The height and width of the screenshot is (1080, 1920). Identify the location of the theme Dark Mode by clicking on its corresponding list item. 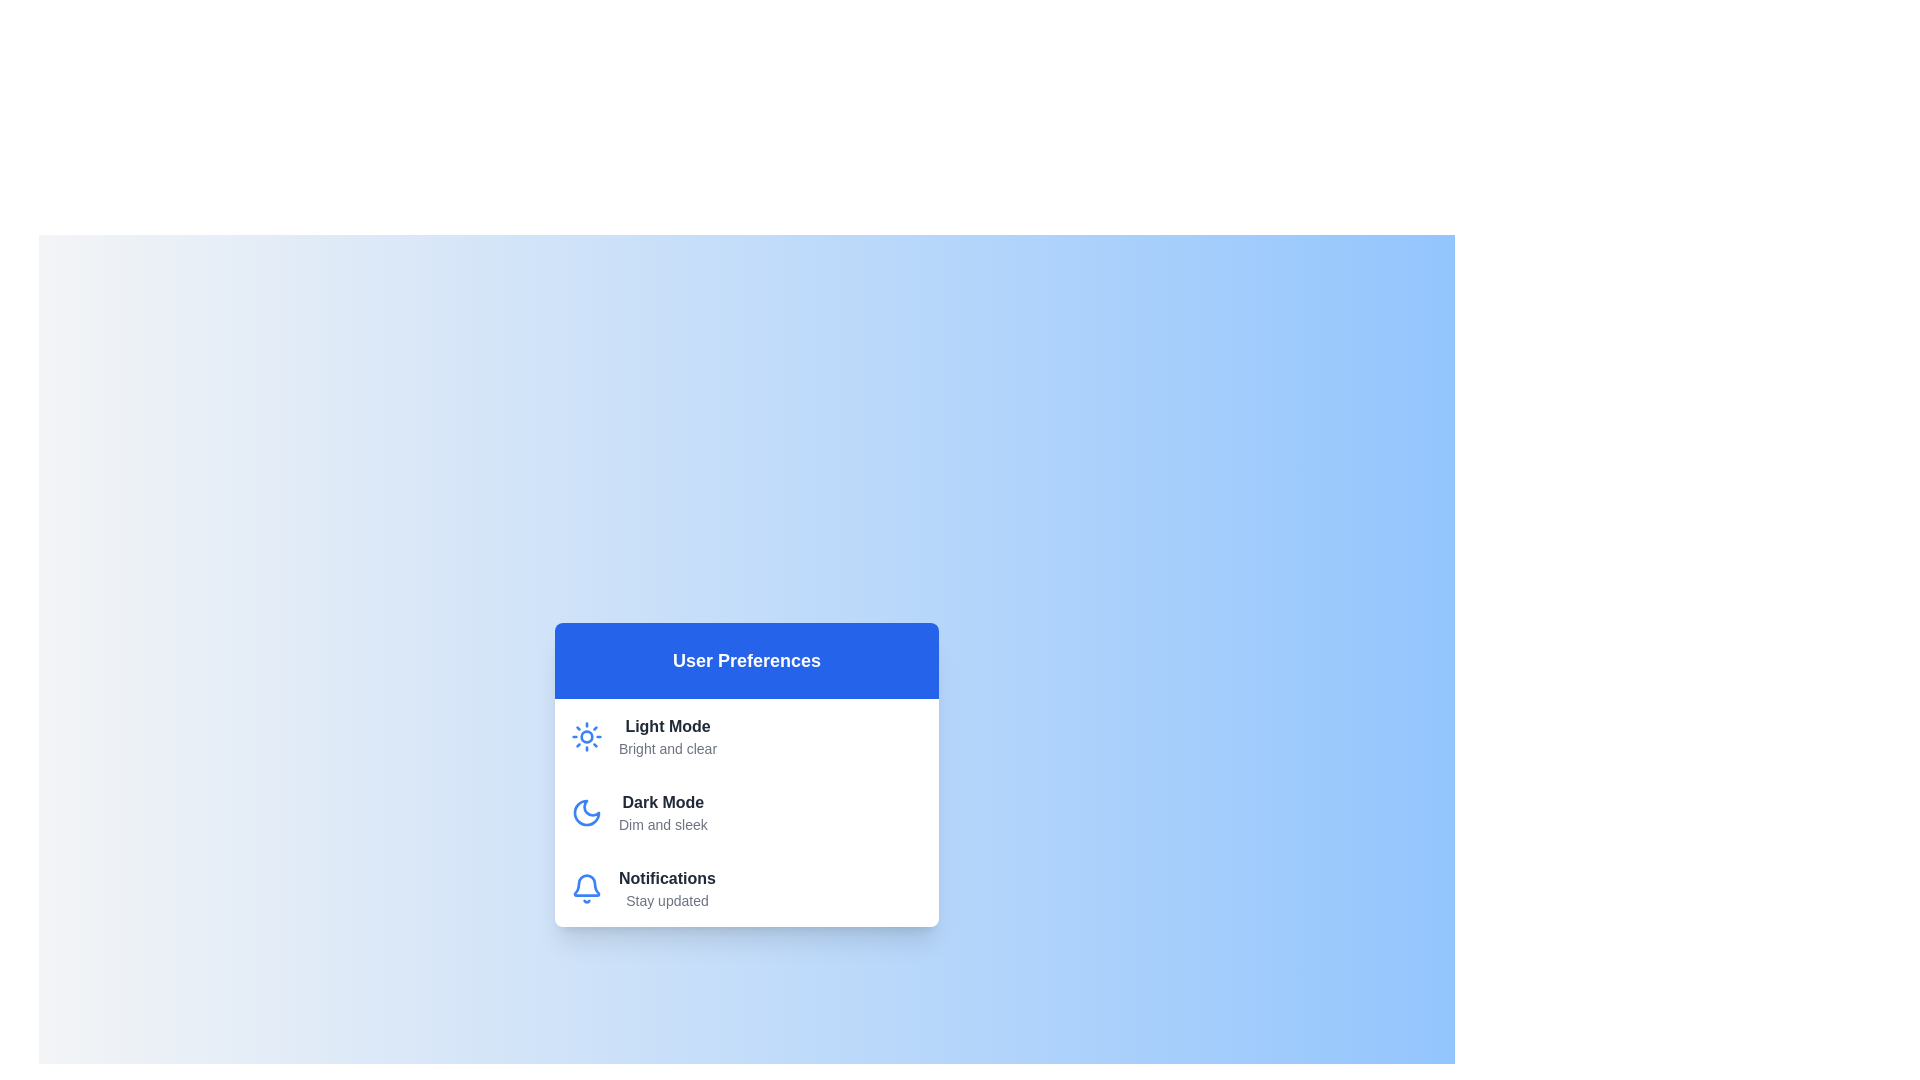
(746, 813).